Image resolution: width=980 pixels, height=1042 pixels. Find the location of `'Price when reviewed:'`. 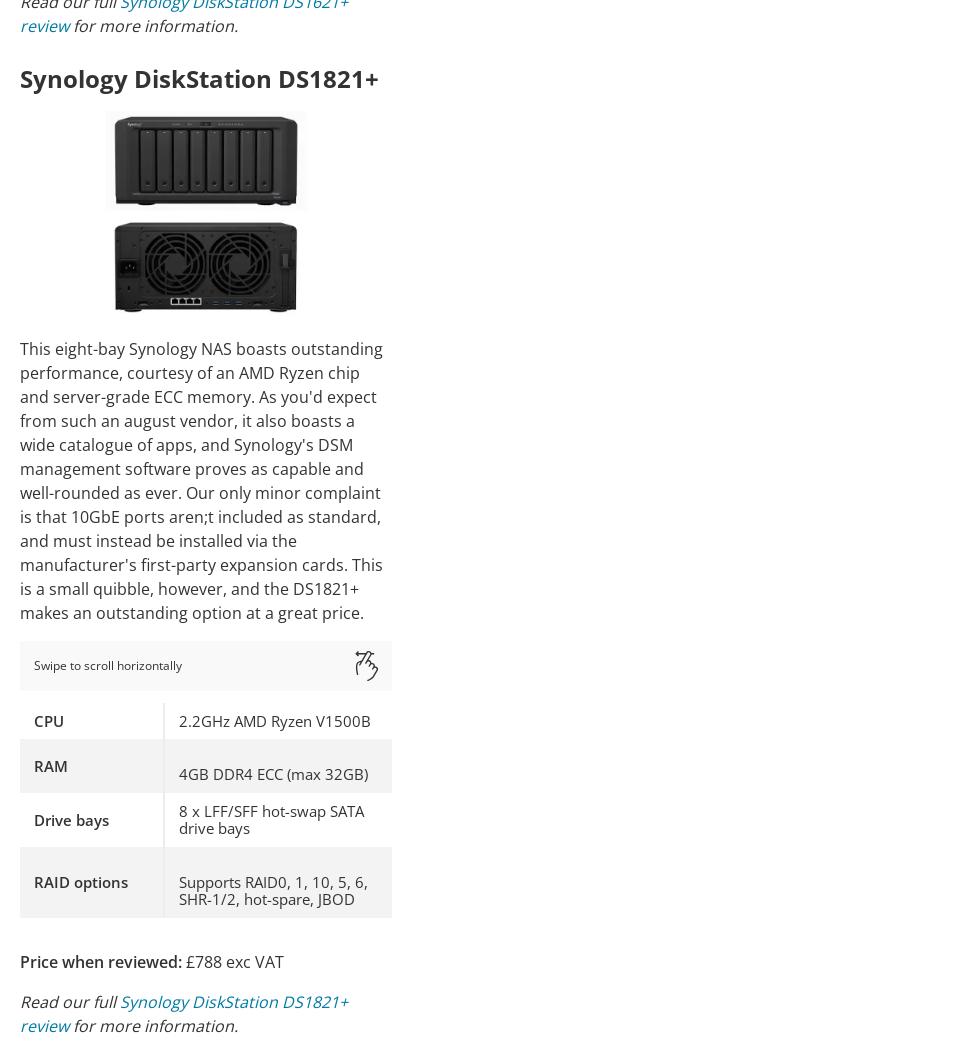

'Price when reviewed:' is located at coordinates (19, 961).